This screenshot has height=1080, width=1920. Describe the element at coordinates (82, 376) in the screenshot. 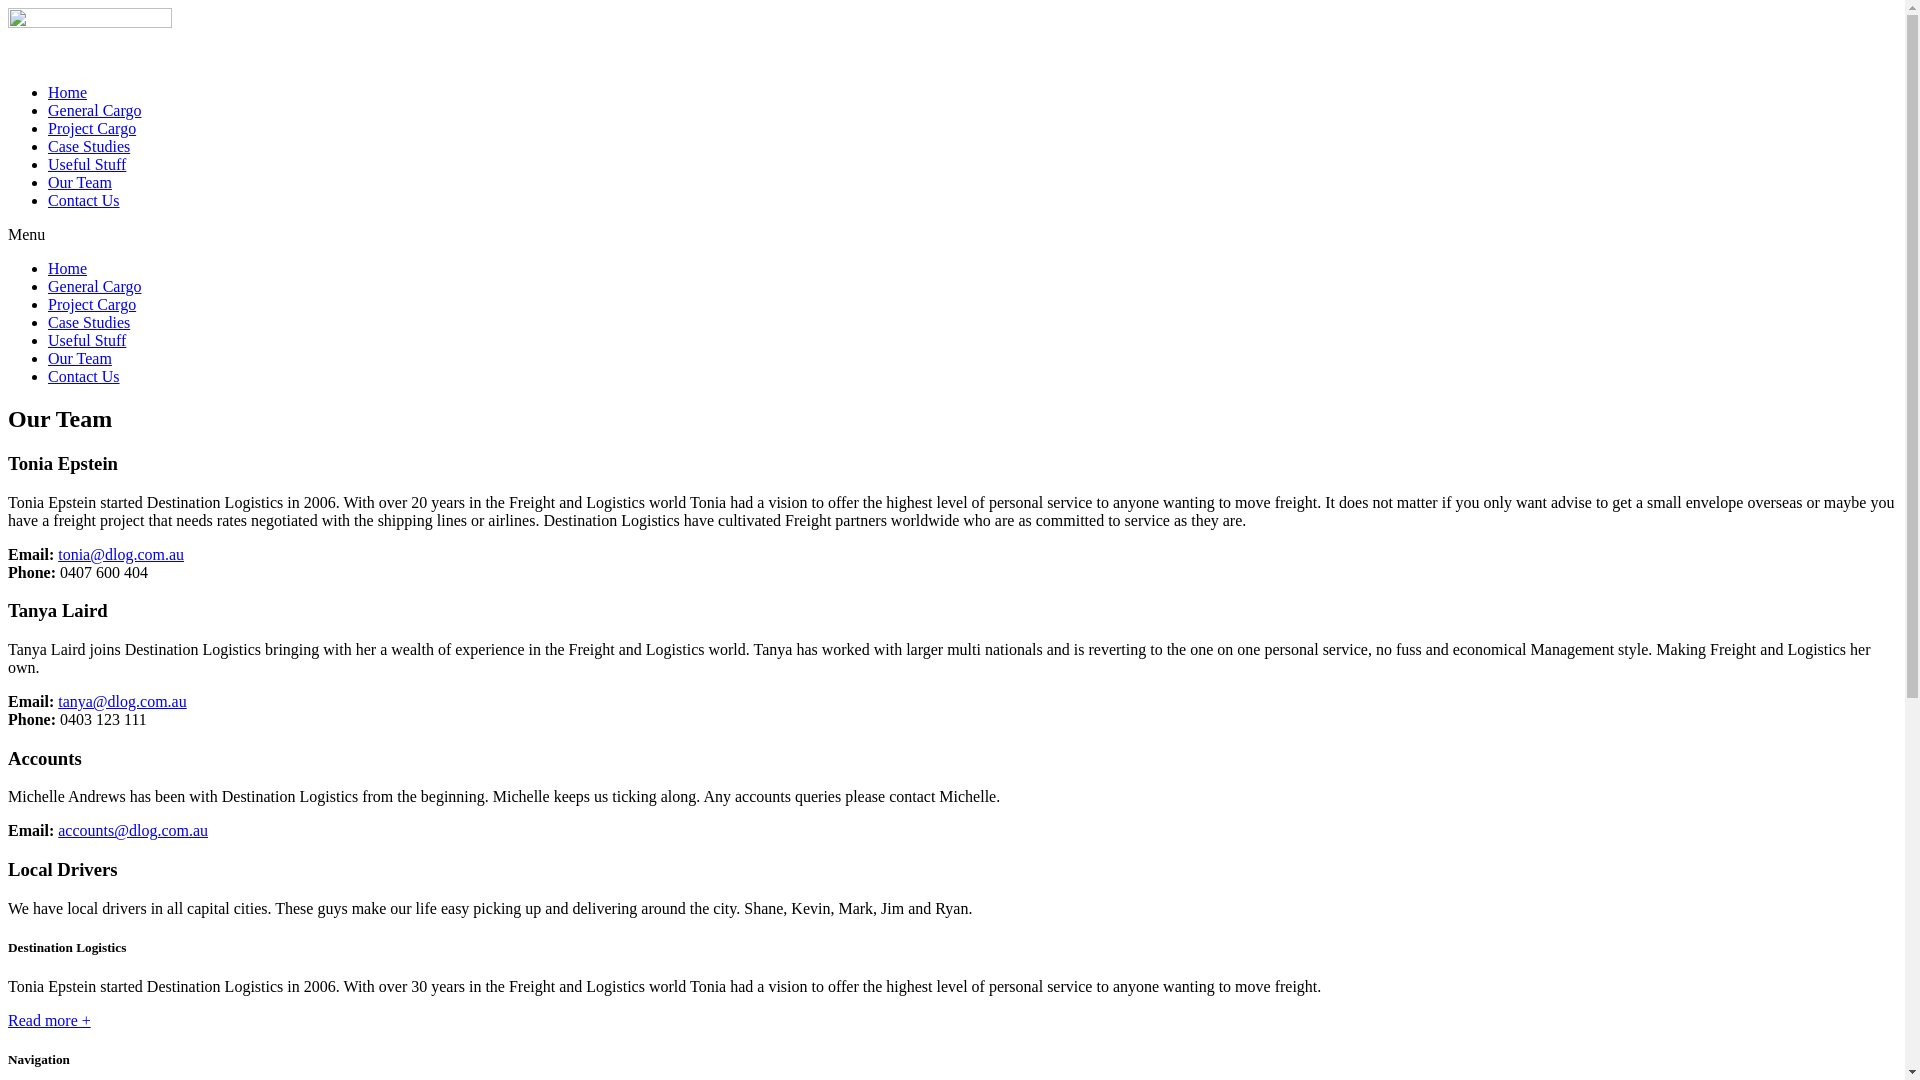

I see `'Contact Us'` at that location.